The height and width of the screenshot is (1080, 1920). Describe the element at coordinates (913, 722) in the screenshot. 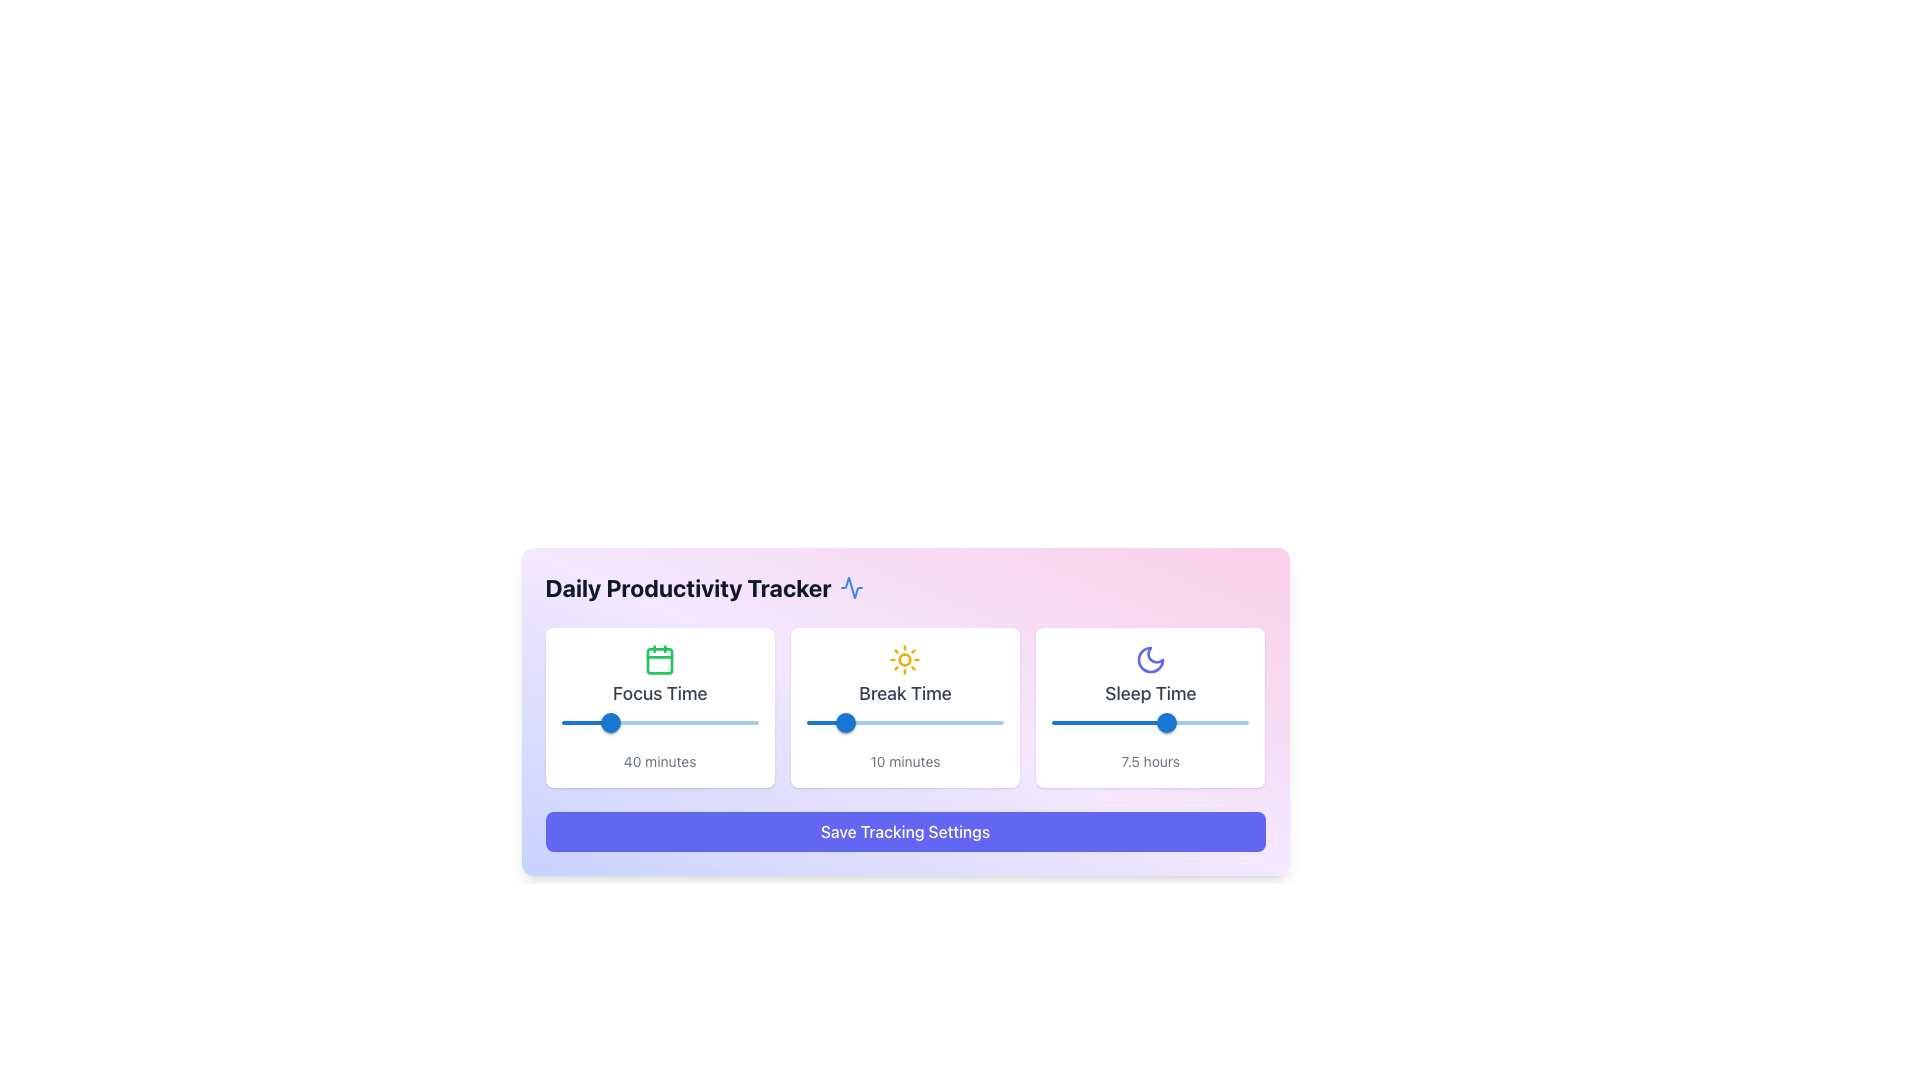

I see `break time` at that location.